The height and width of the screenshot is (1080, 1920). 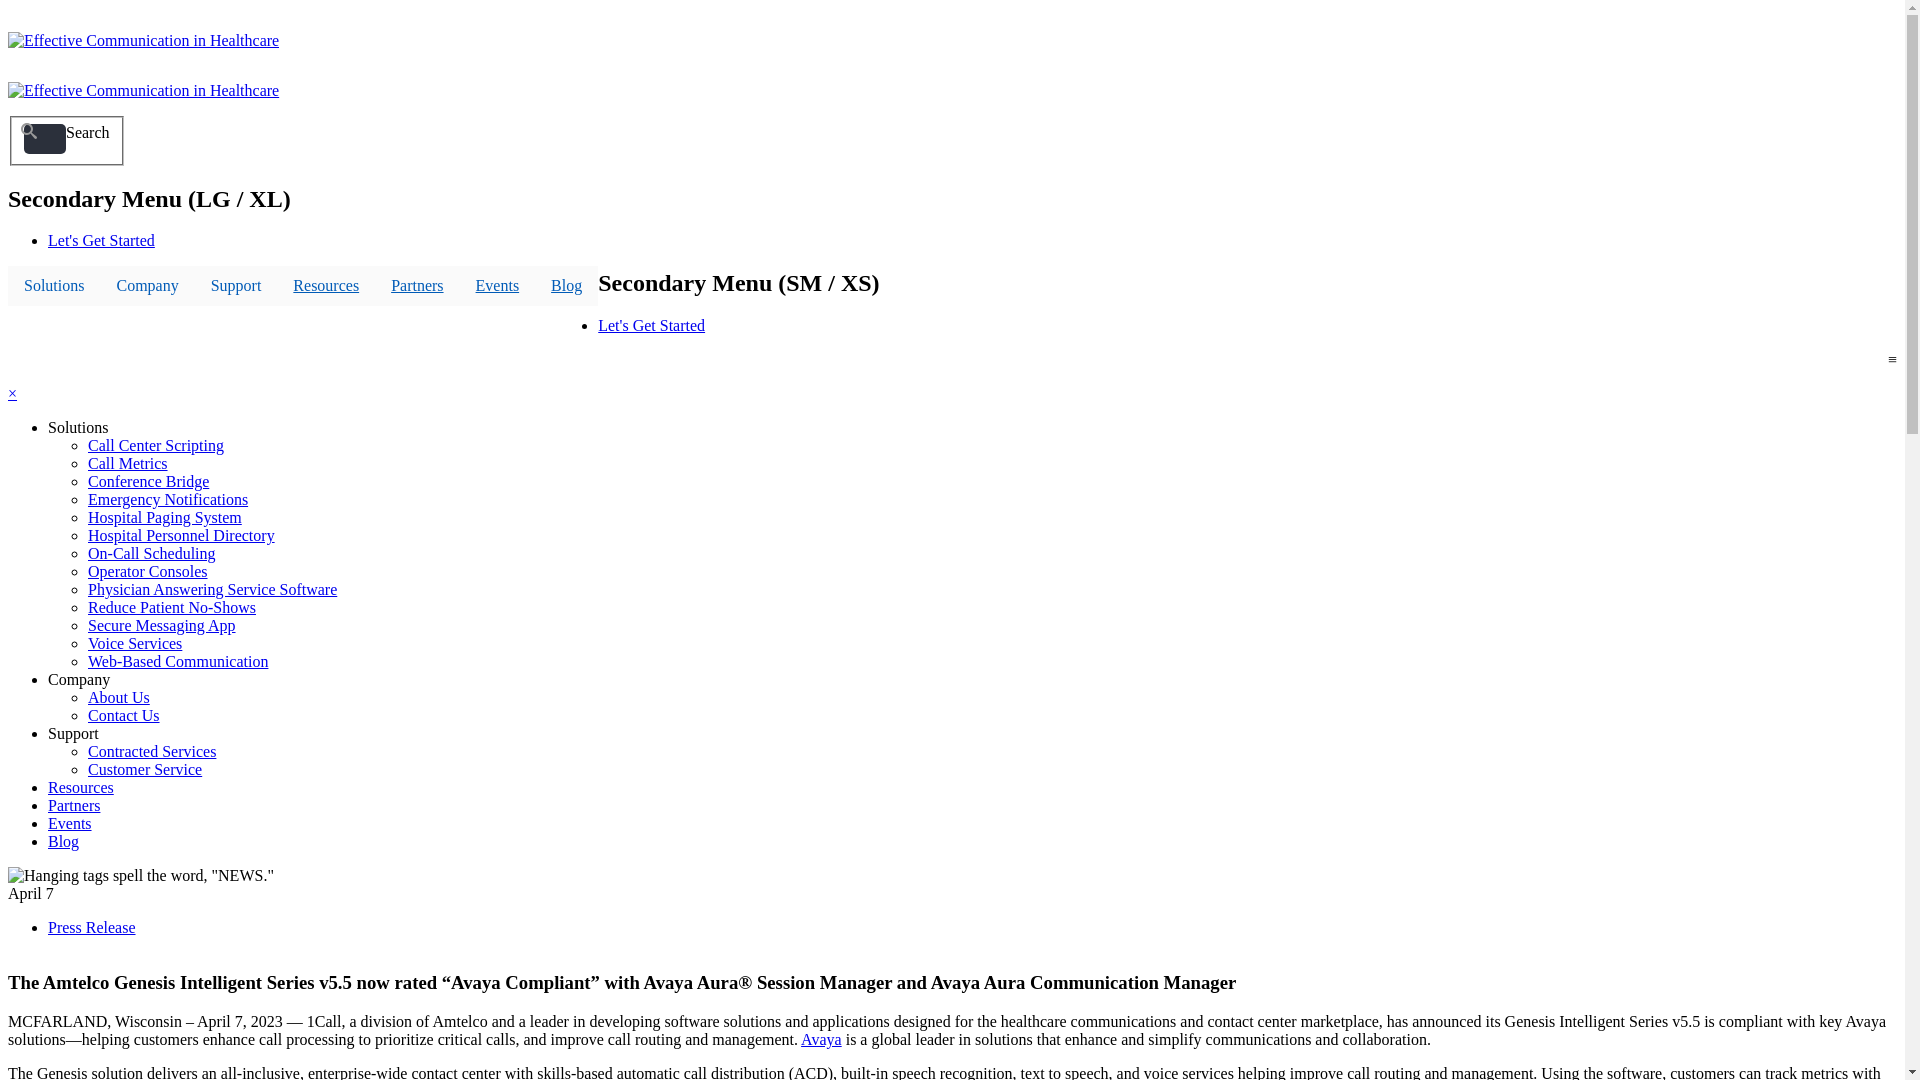 I want to click on 'Reduce Patient No-Shows', so click(x=172, y=606).